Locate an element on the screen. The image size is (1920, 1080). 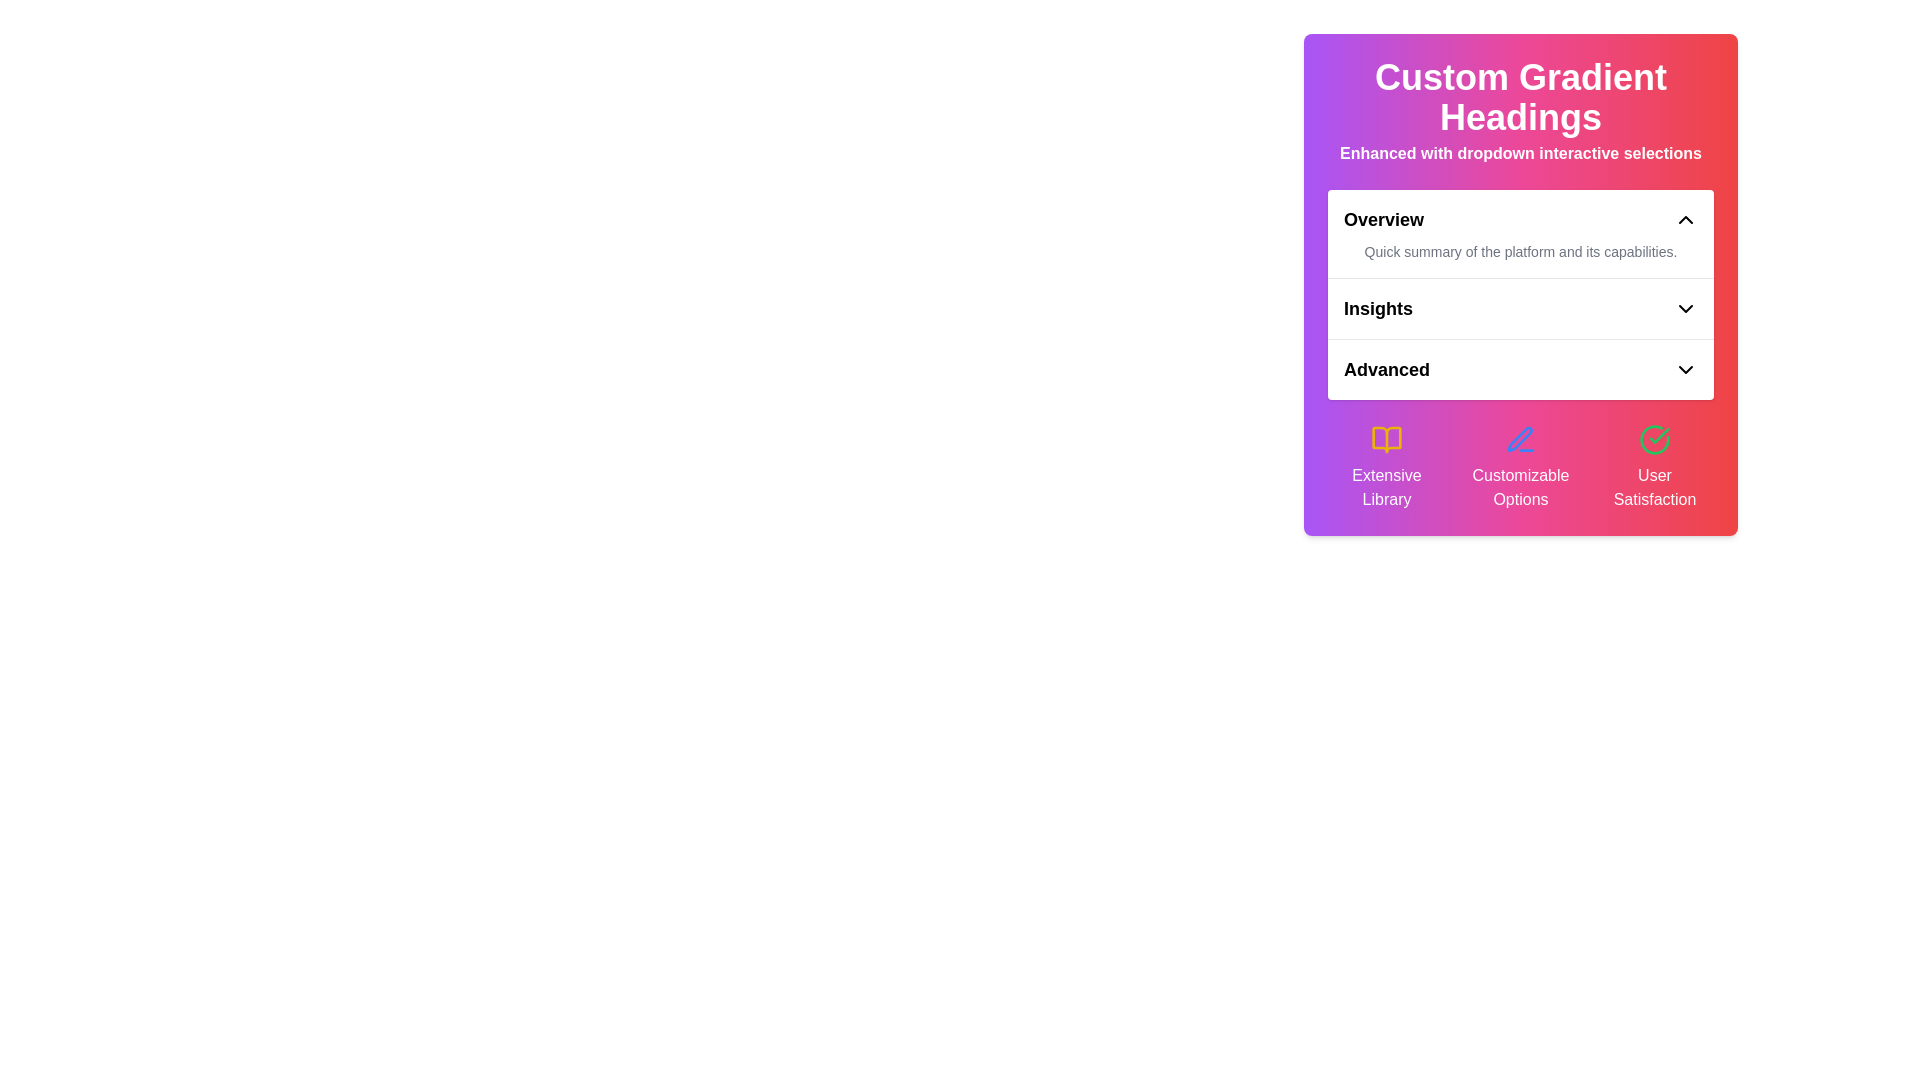
the middle stylized pen icon within the blue square icon located at the bottom-middle part of the gradient card interface is located at coordinates (1520, 438).